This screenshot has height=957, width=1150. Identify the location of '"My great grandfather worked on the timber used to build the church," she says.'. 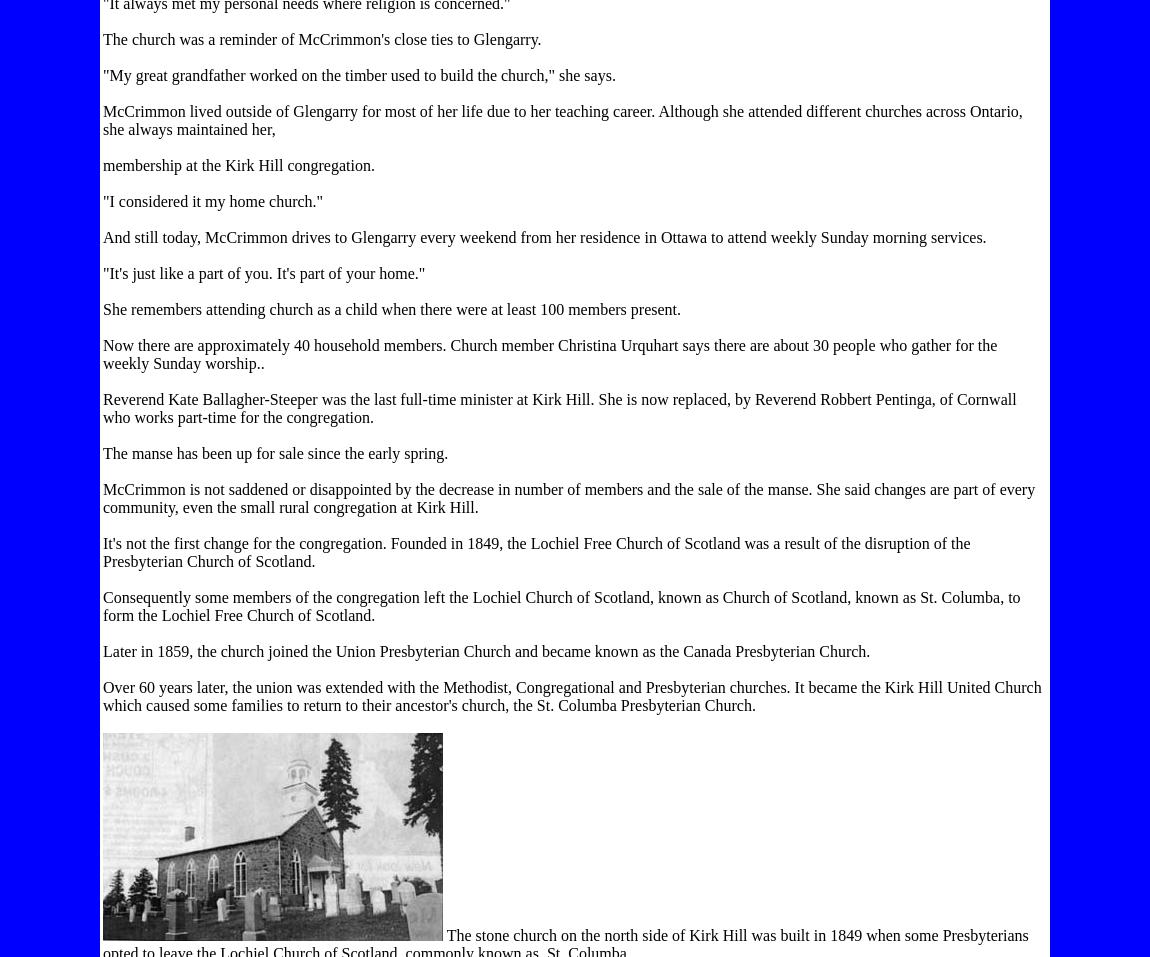
(359, 74).